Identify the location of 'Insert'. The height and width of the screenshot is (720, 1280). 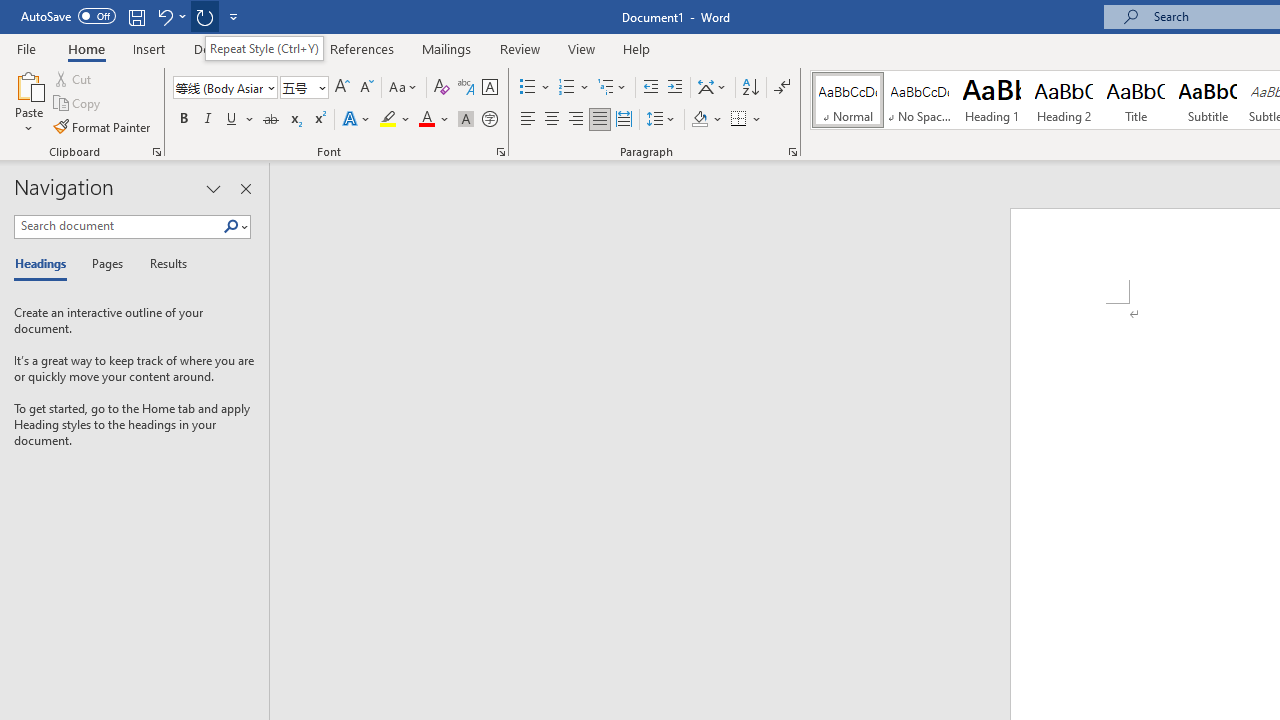
(148, 48).